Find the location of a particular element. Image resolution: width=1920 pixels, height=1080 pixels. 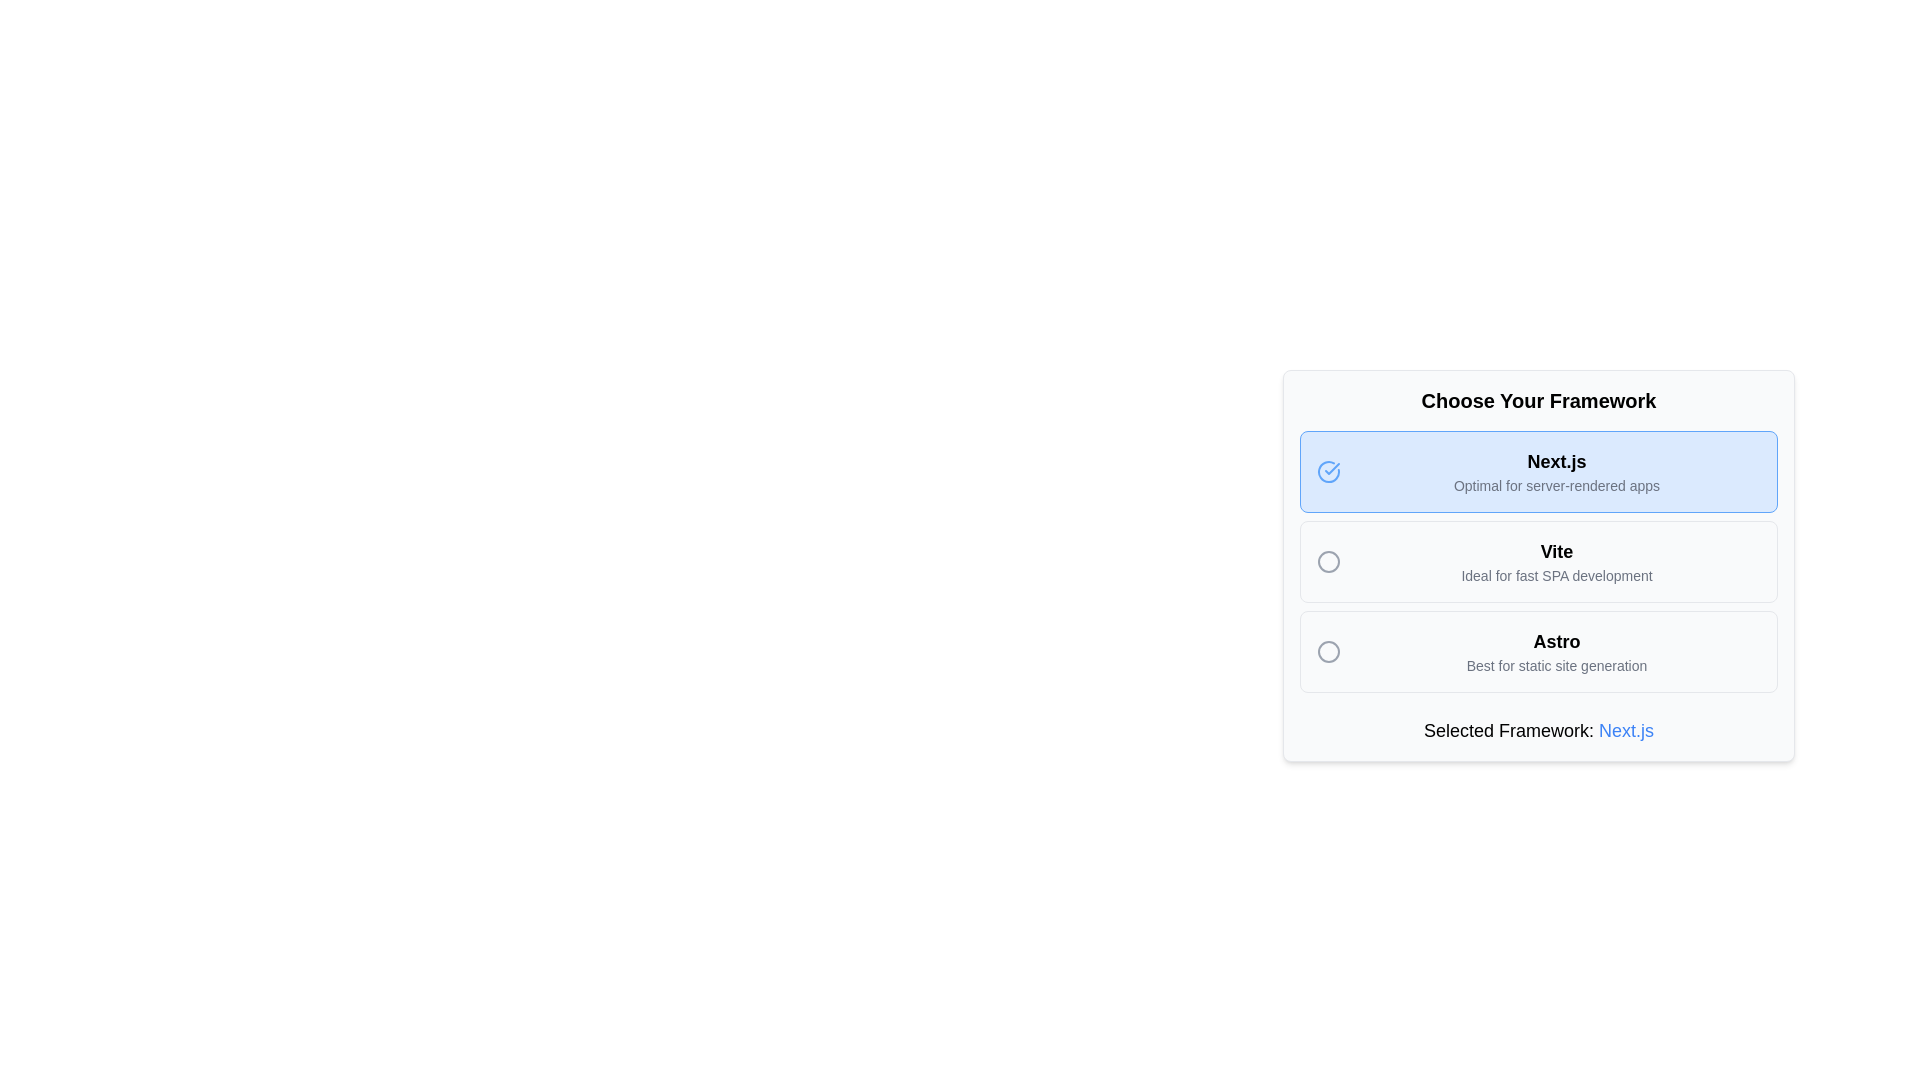

text label displaying 'Vite' which is prominently placed in the center of the framework selection list is located at coordinates (1555, 551).